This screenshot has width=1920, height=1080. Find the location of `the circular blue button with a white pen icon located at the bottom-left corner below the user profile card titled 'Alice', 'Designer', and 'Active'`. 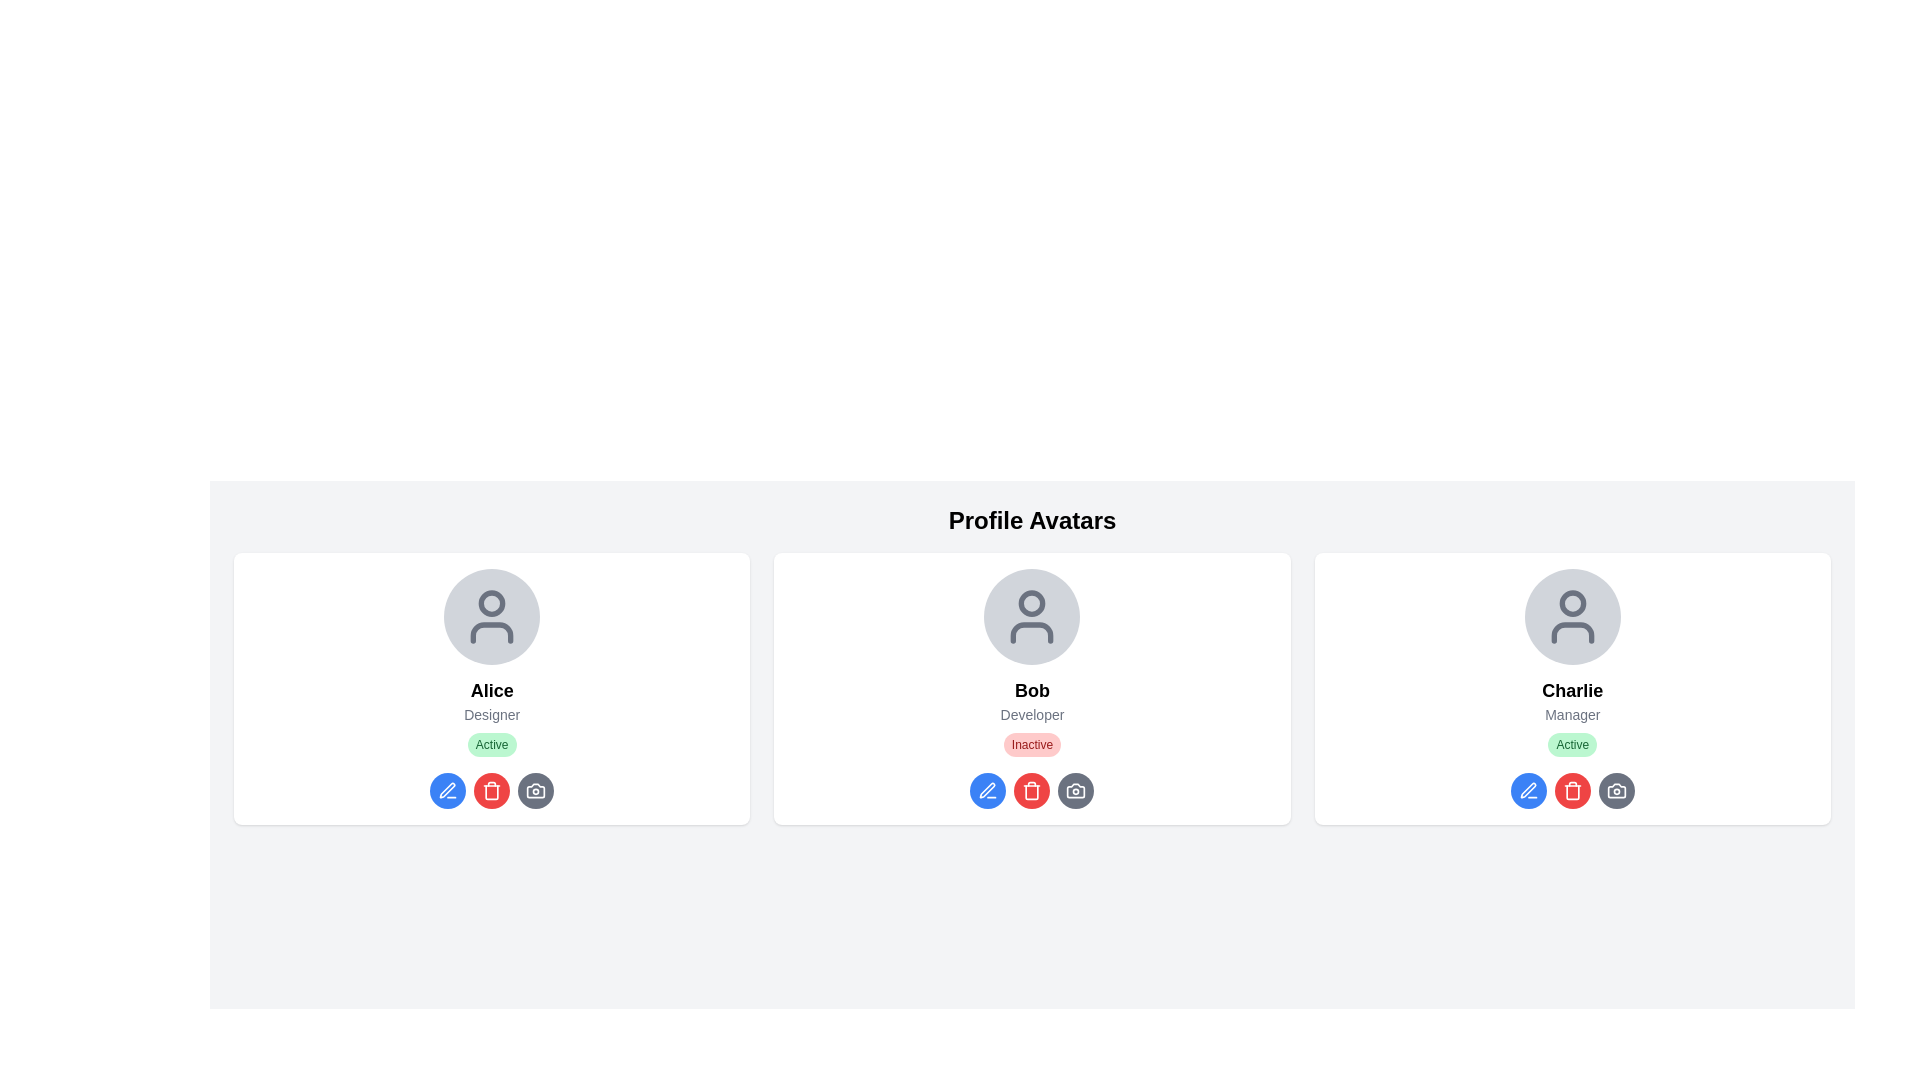

the circular blue button with a white pen icon located at the bottom-left corner below the user profile card titled 'Alice', 'Designer', and 'Active' is located at coordinates (447, 789).